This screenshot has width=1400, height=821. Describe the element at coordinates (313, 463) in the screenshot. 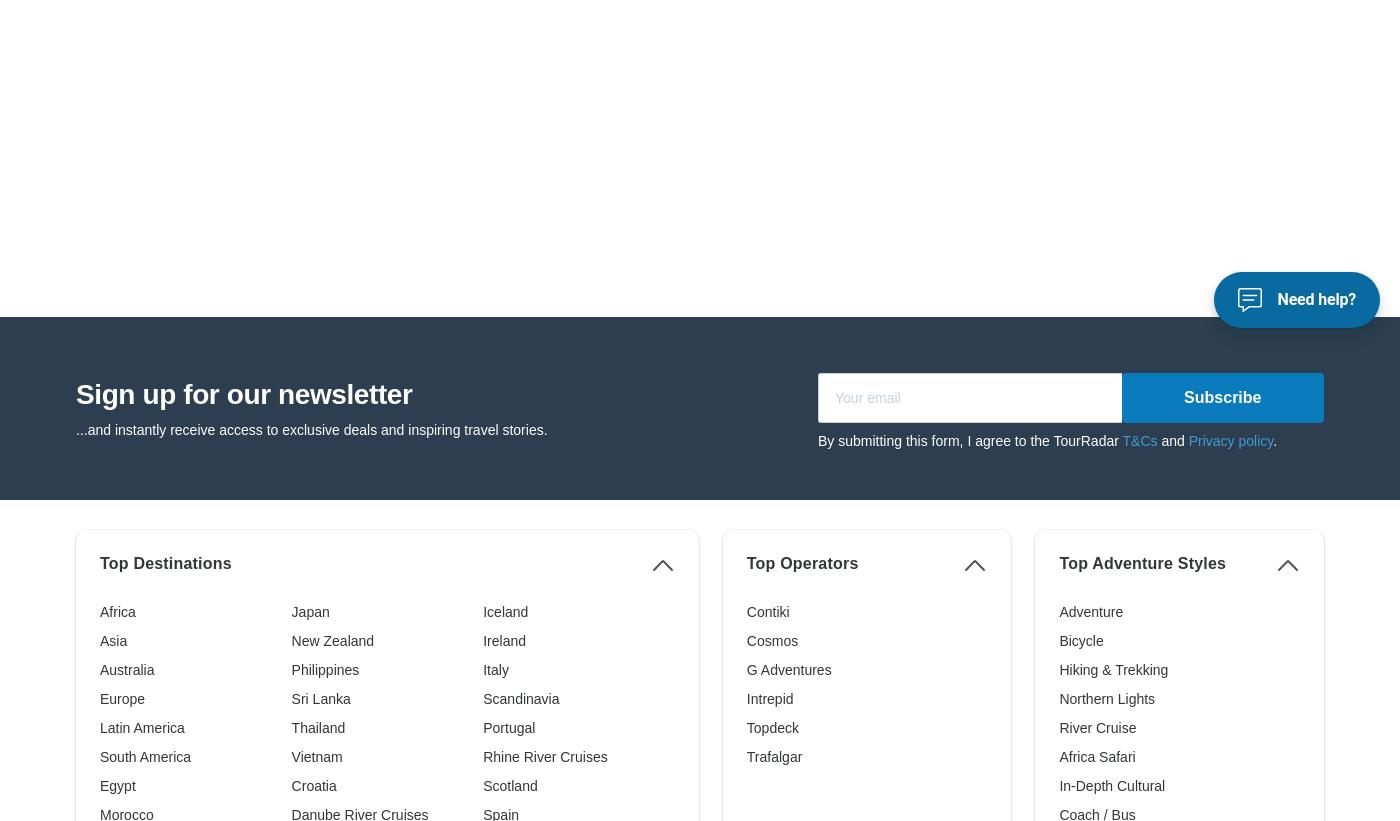

I see `'Croatia'` at that location.